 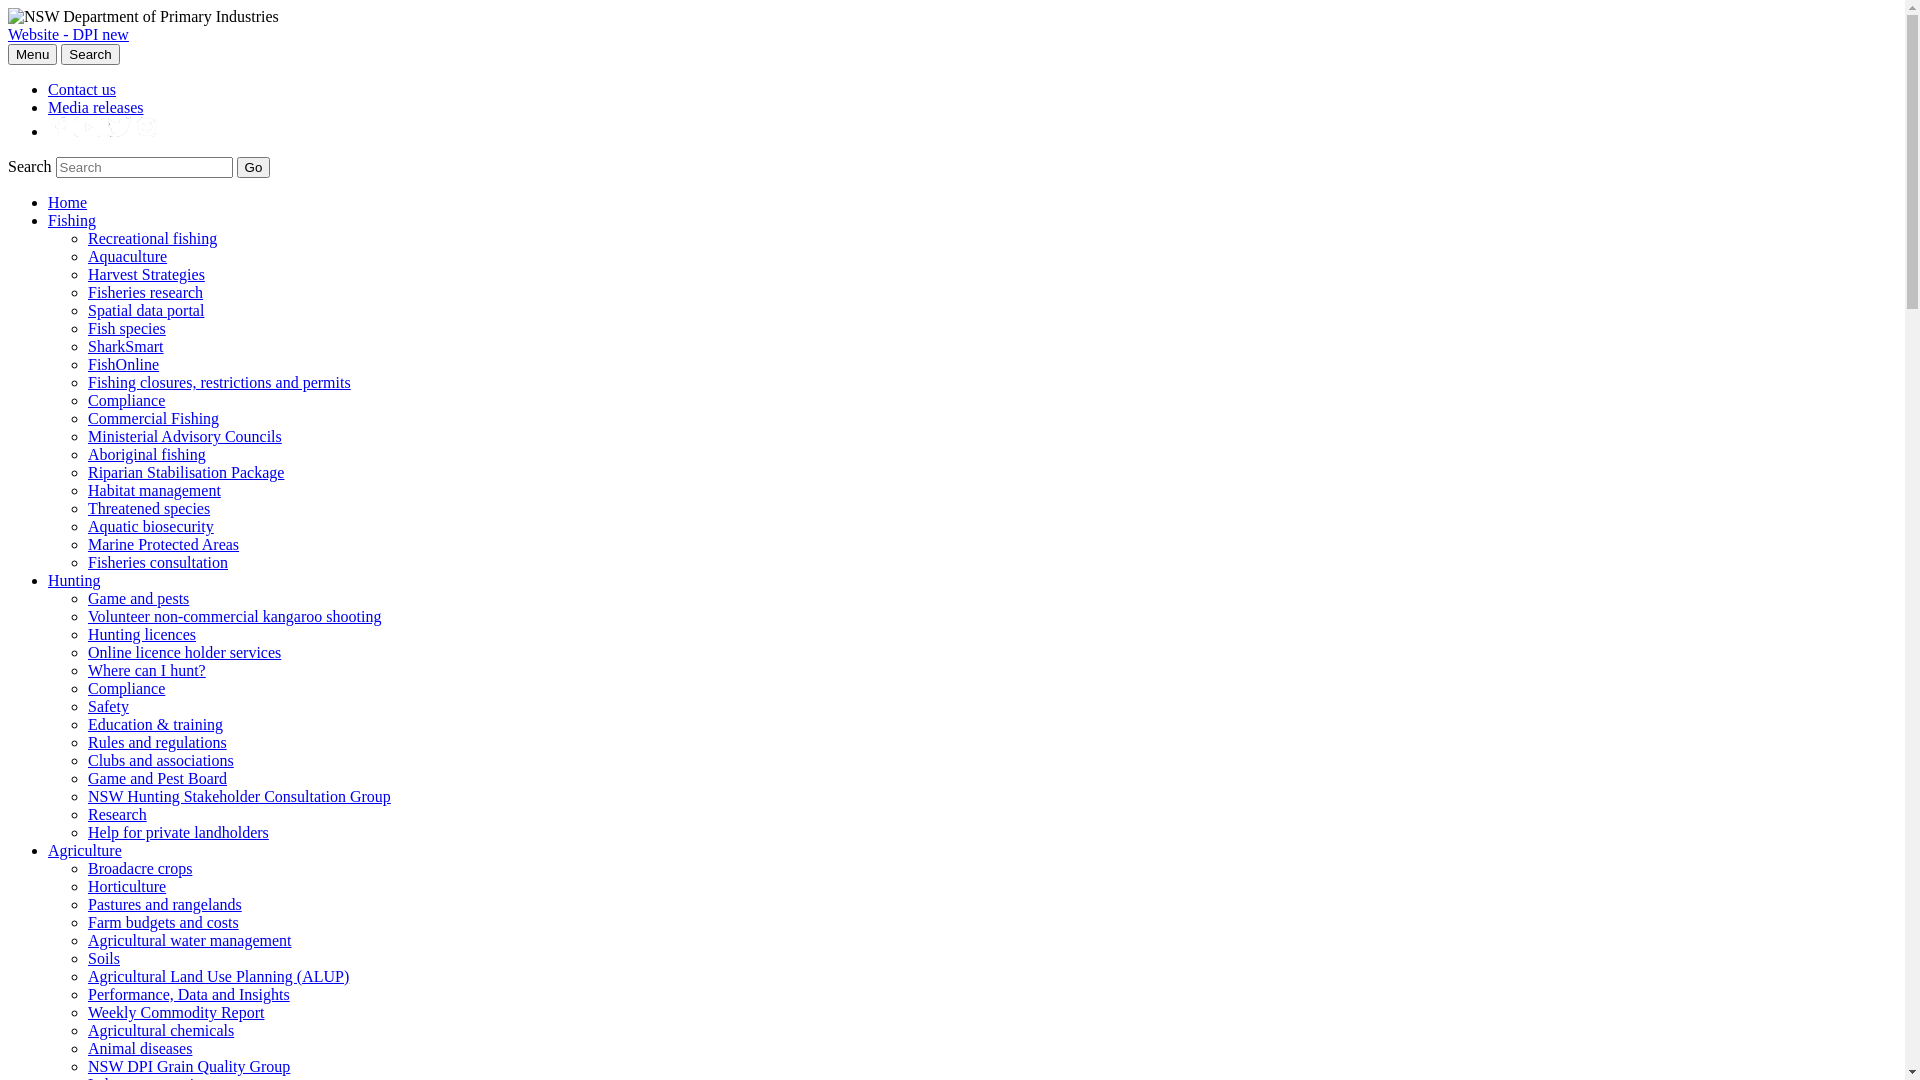 What do you see at coordinates (161, 1030) in the screenshot?
I see `'Agricultural chemicals'` at bounding box center [161, 1030].